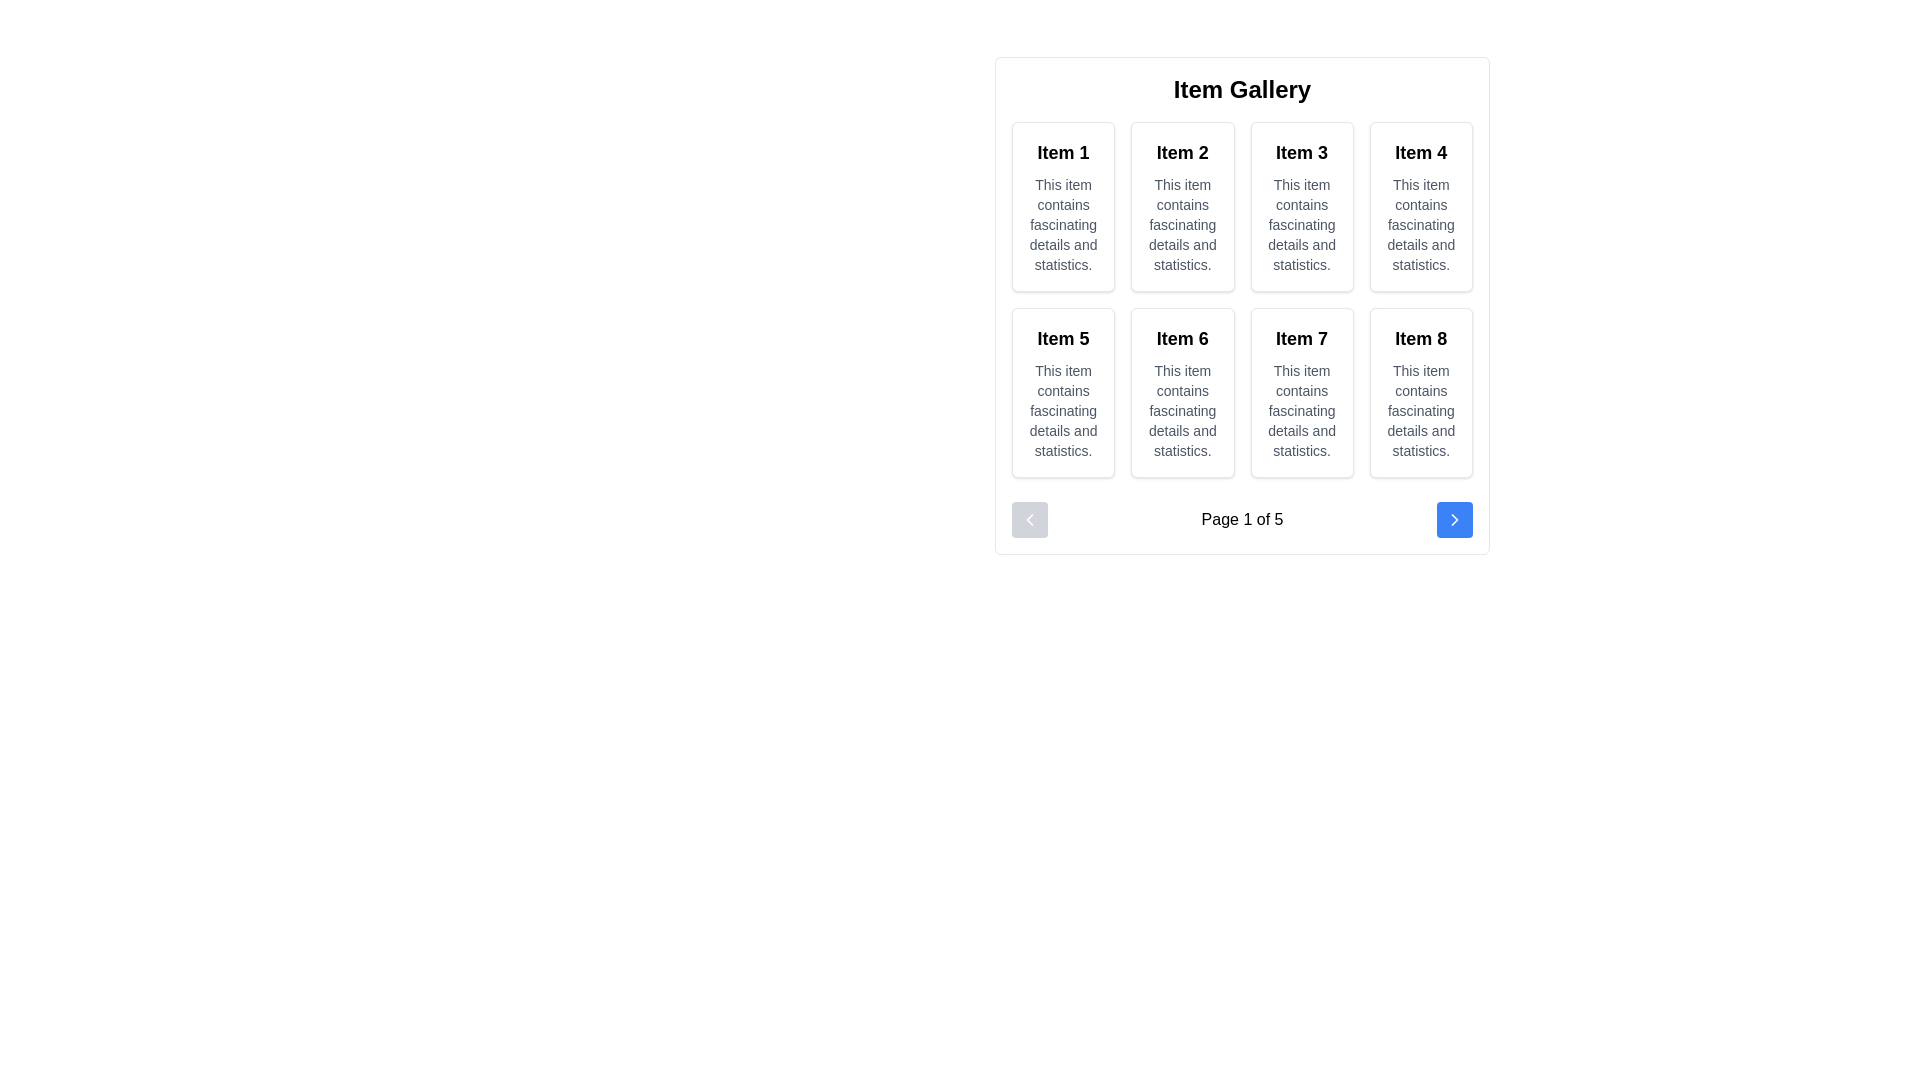 This screenshot has width=1920, height=1080. Describe the element at coordinates (1062, 152) in the screenshot. I see `the static text label that serves as the title or identifier of the specific grid item, located at the central section of the interface` at that location.